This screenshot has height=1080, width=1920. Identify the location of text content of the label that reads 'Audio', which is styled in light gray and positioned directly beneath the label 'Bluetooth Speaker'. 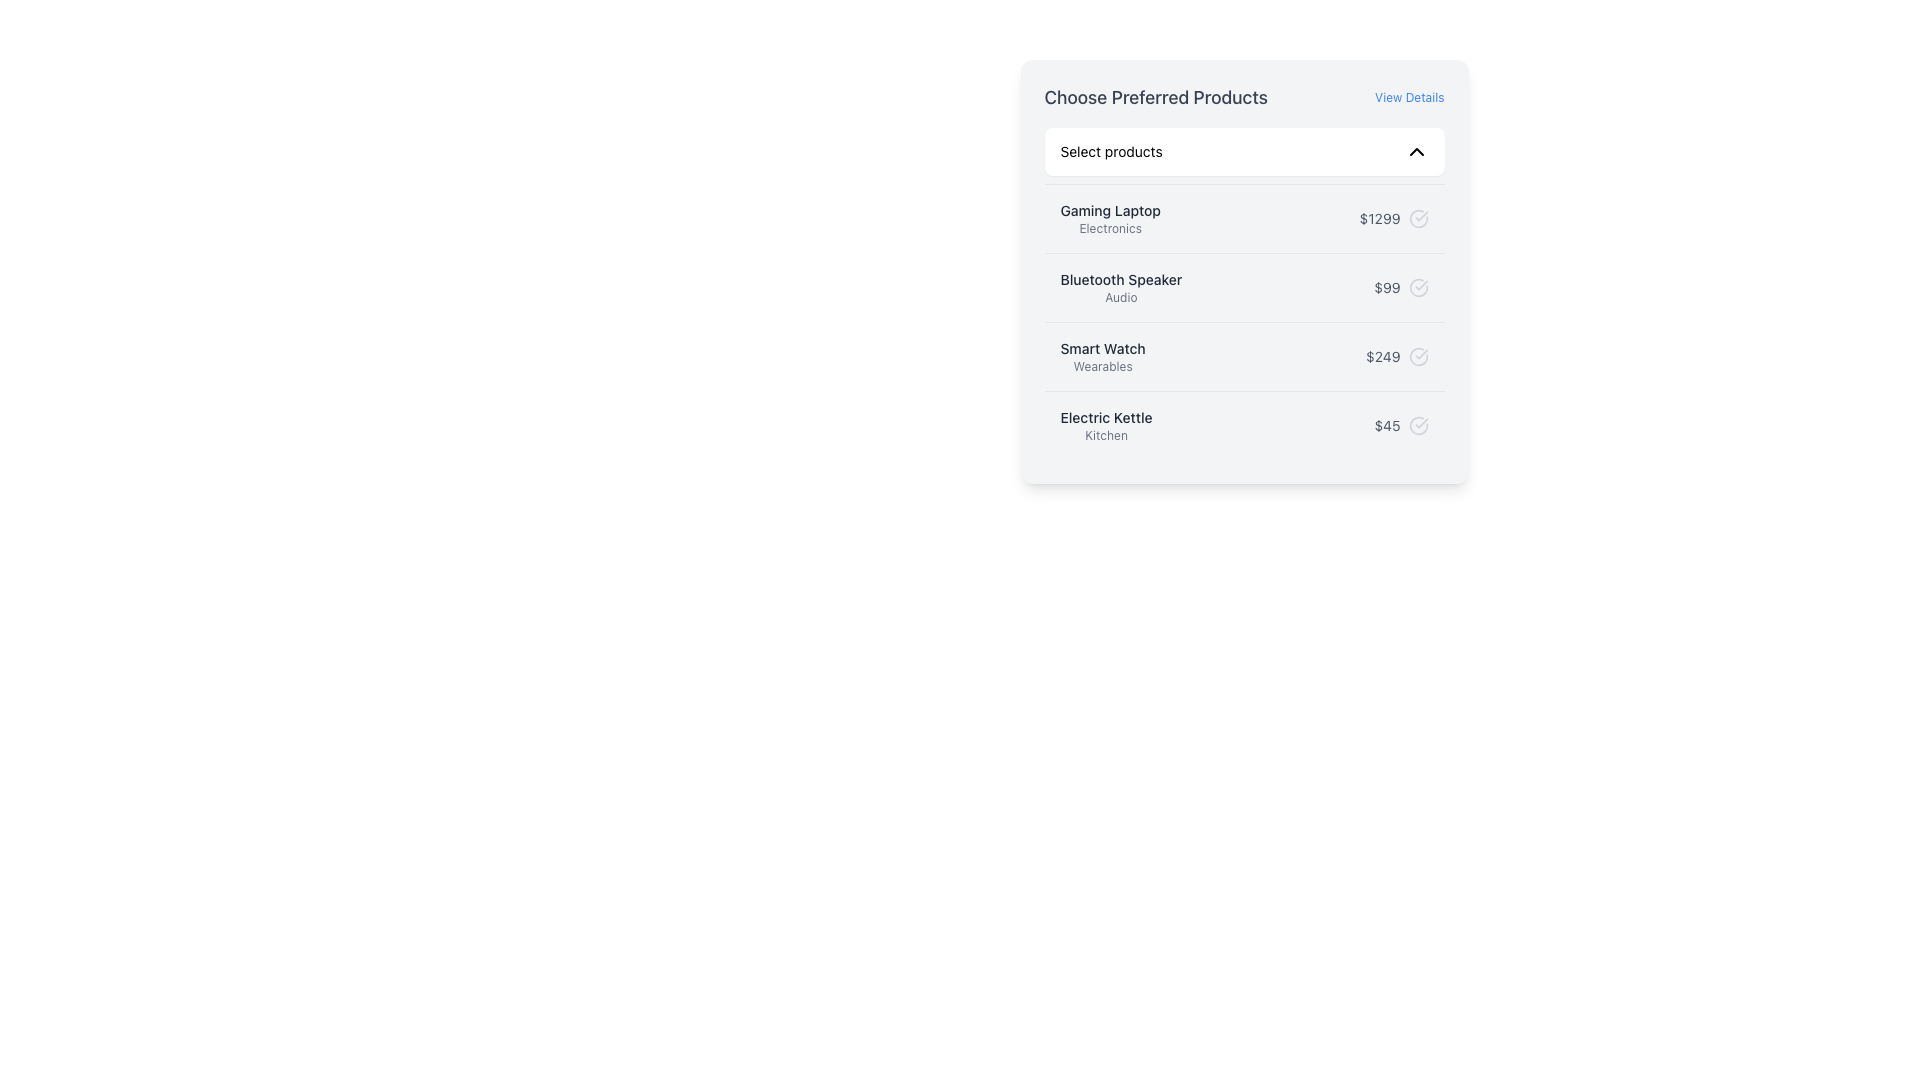
(1121, 297).